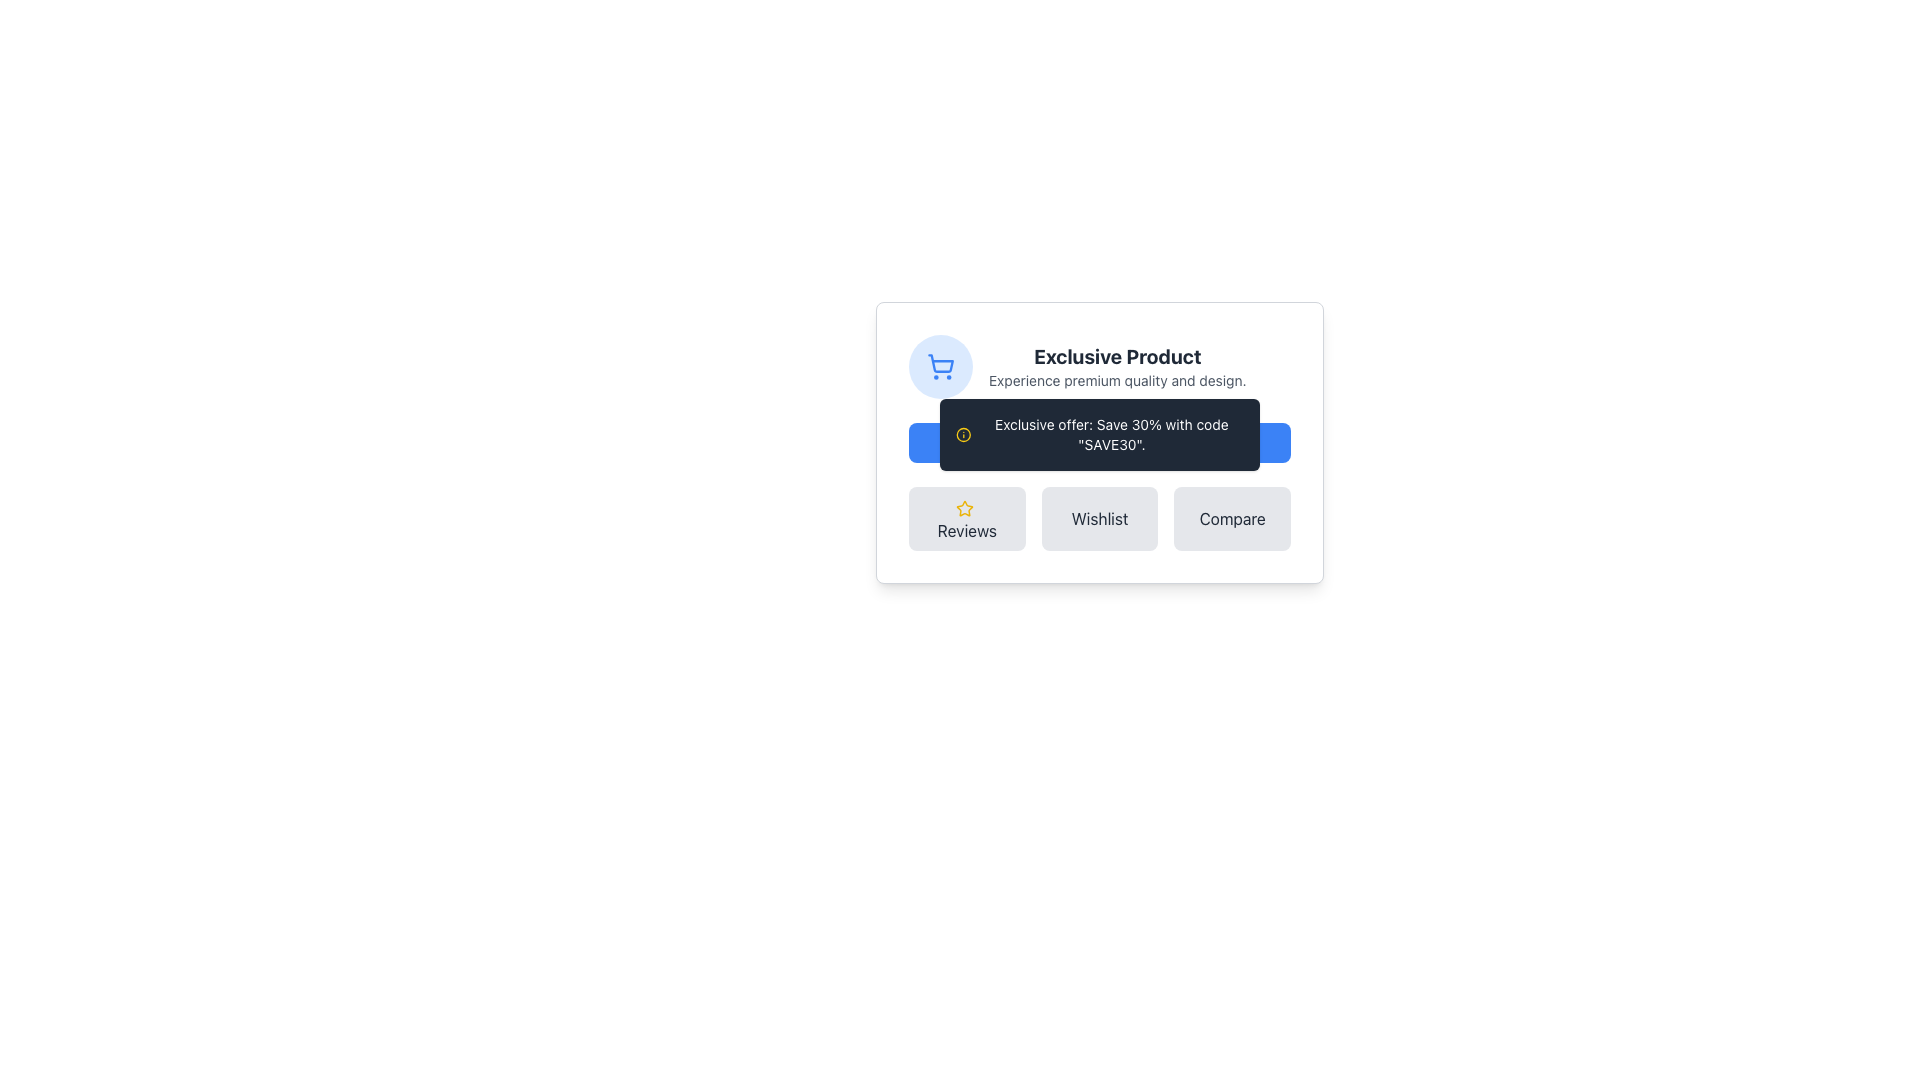  I want to click on the body of the shopping cart icon, which is a part of the SVG graphic representing e-commerce functionality, so click(939, 363).